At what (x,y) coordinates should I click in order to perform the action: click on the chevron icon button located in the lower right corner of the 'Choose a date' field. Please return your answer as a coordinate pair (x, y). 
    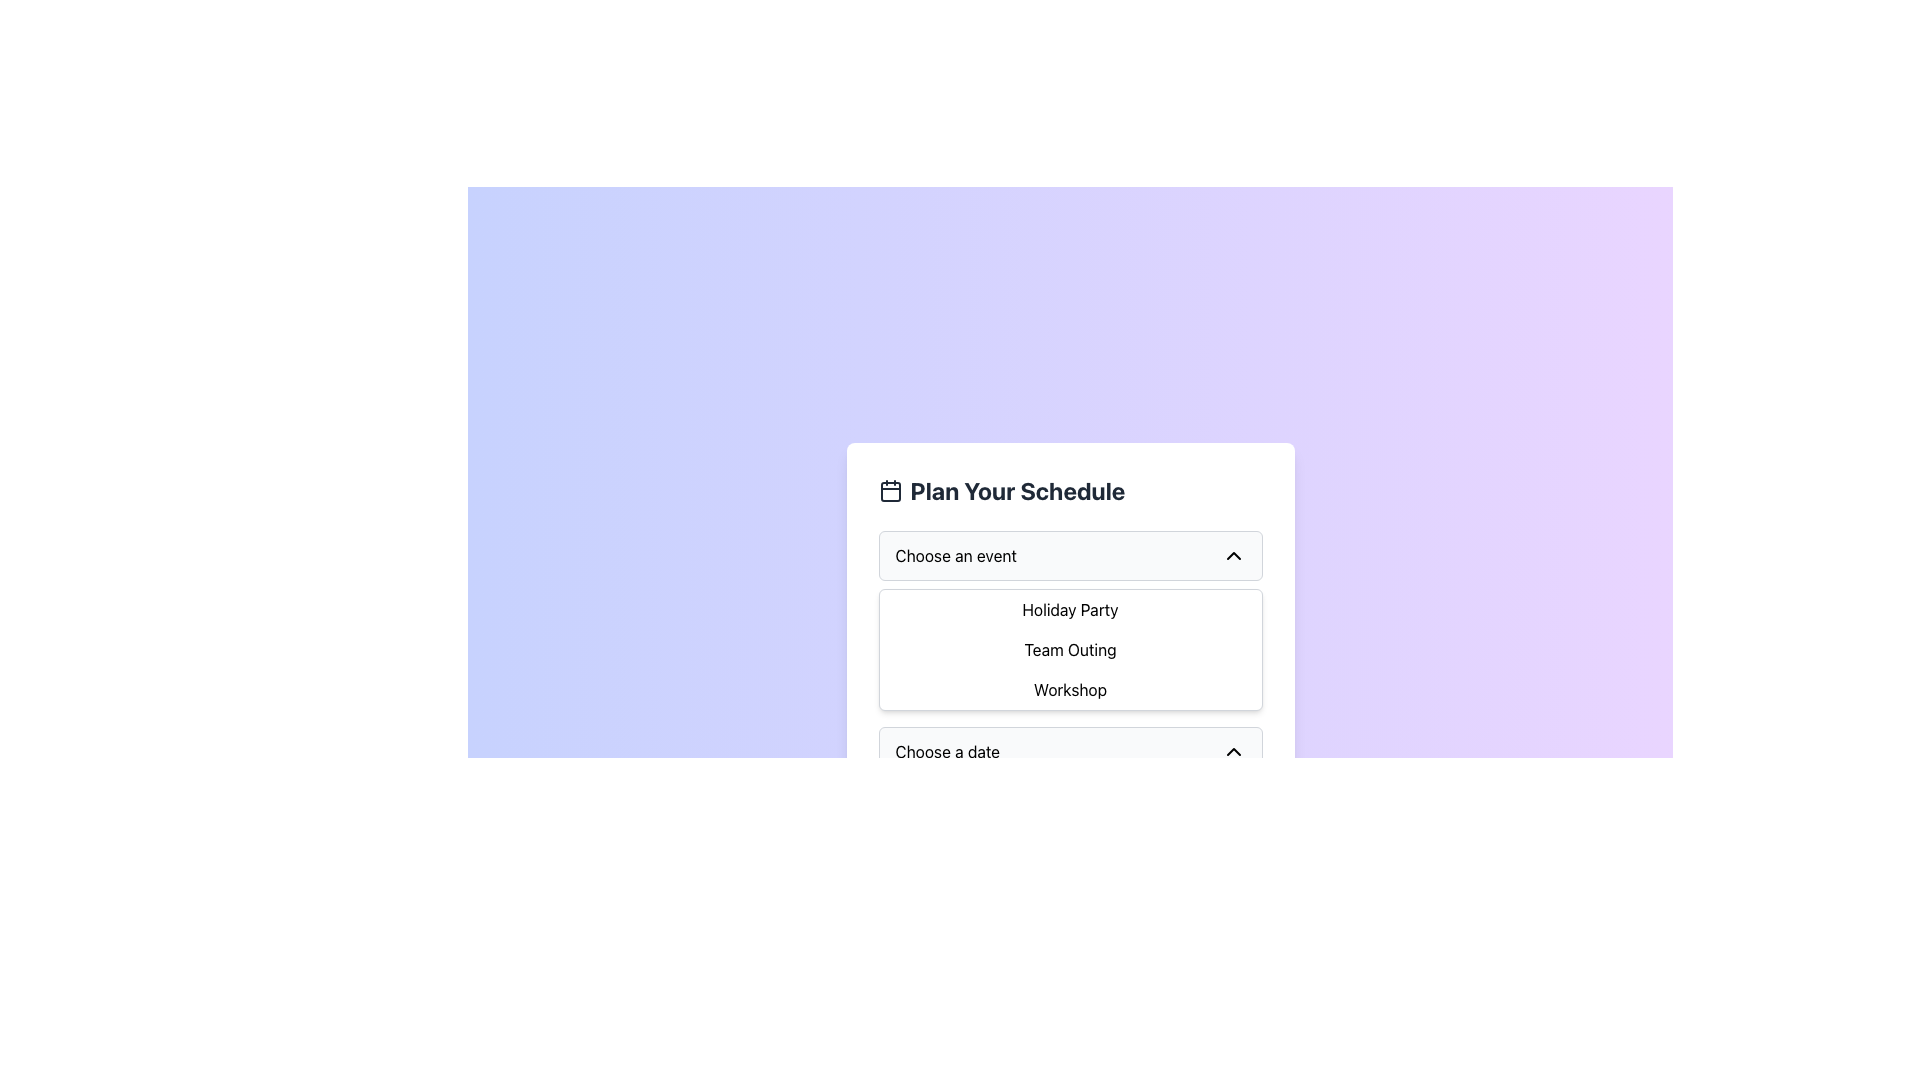
    Looking at the image, I should click on (1232, 752).